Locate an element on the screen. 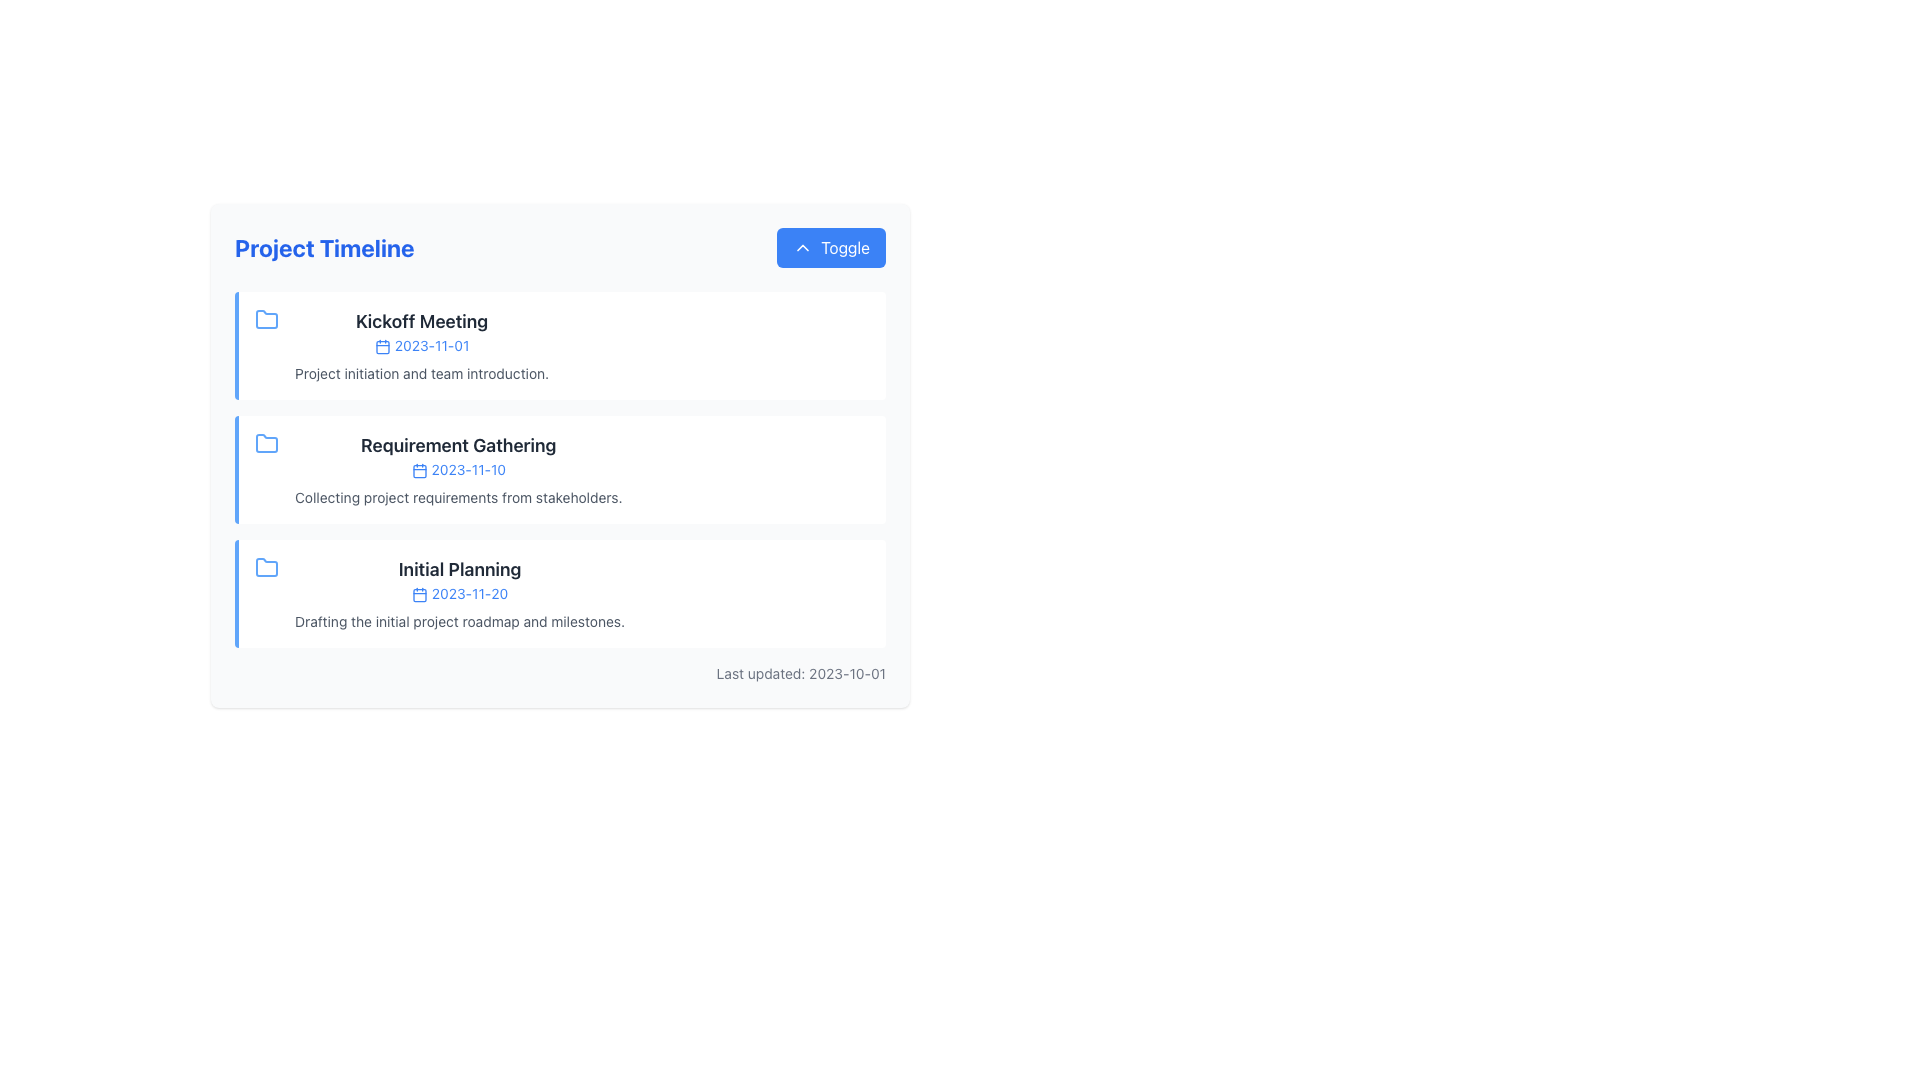  the small triangular chevron icon located inside the 'Toggle' button, adjacent to the 'Toggle' text is located at coordinates (803, 246).